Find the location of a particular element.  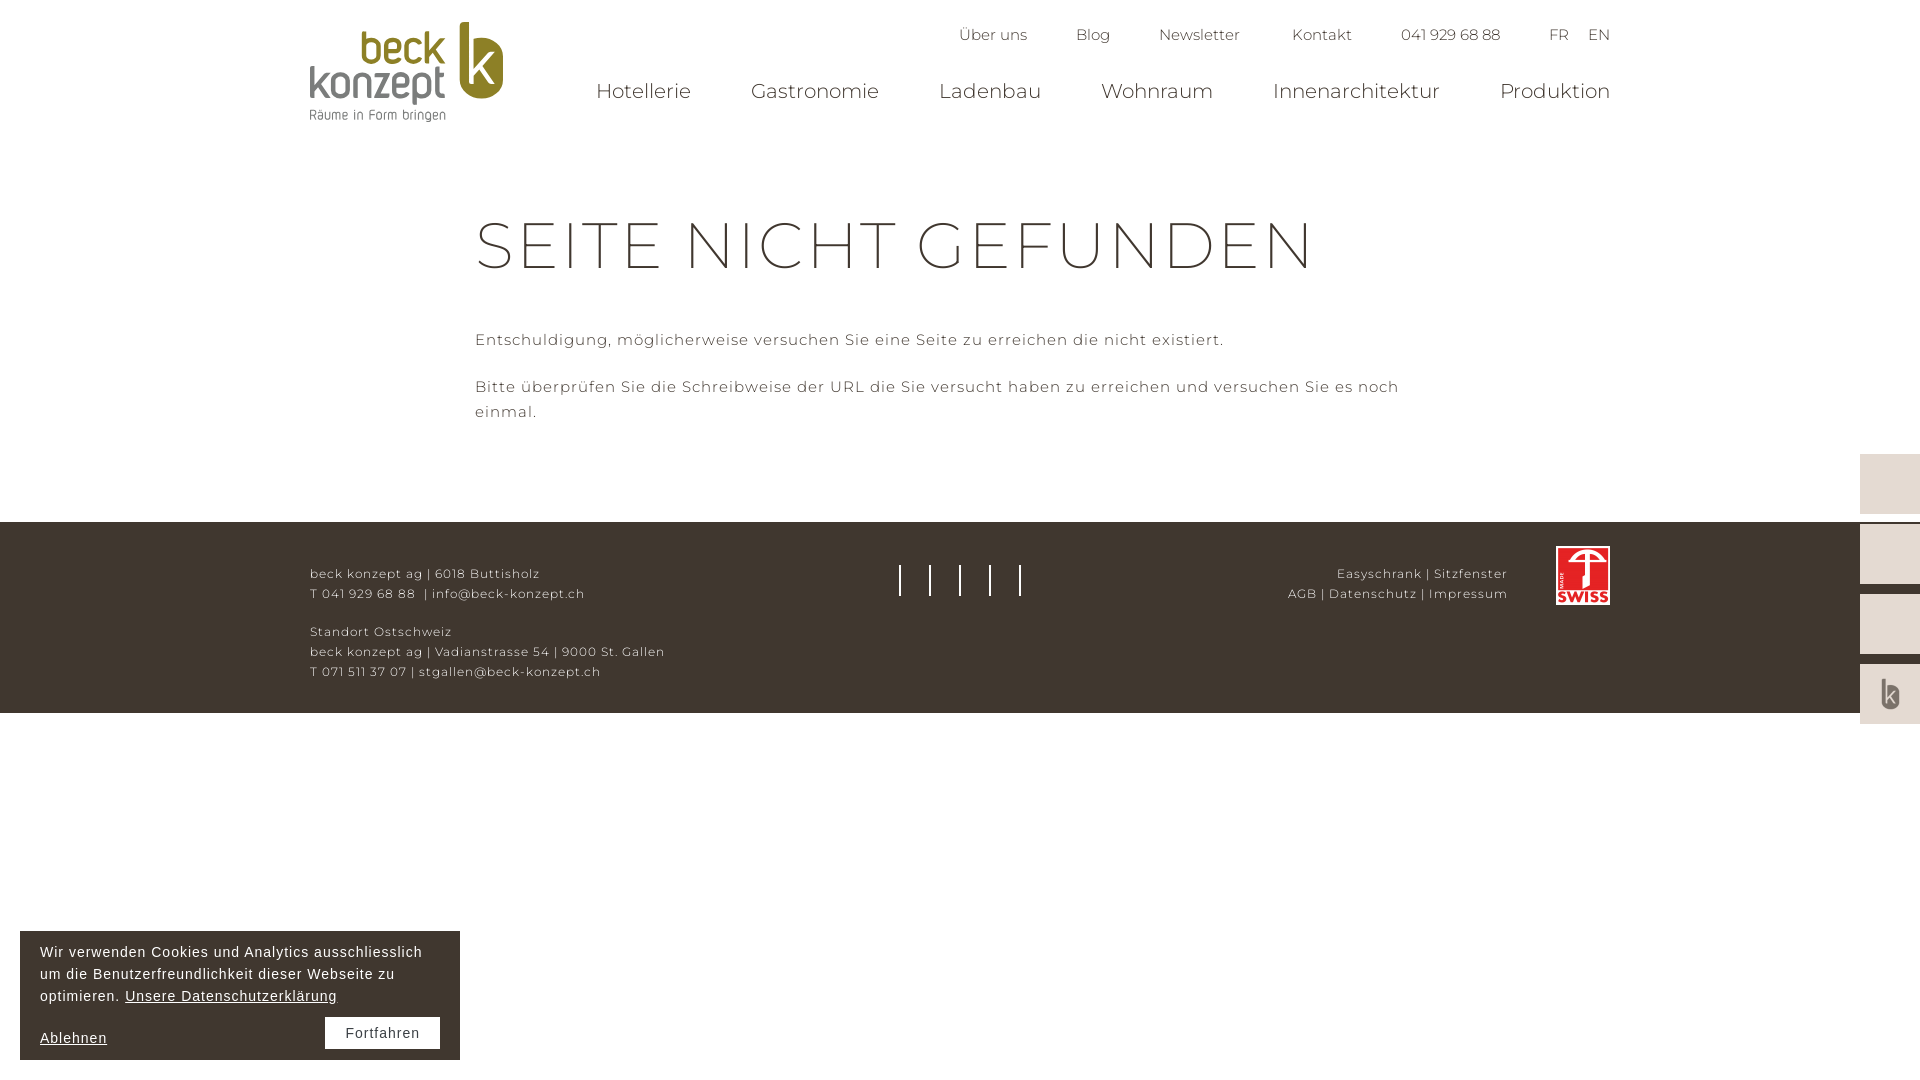

'stgallen@beck-konzept.ch' is located at coordinates (417, 671).